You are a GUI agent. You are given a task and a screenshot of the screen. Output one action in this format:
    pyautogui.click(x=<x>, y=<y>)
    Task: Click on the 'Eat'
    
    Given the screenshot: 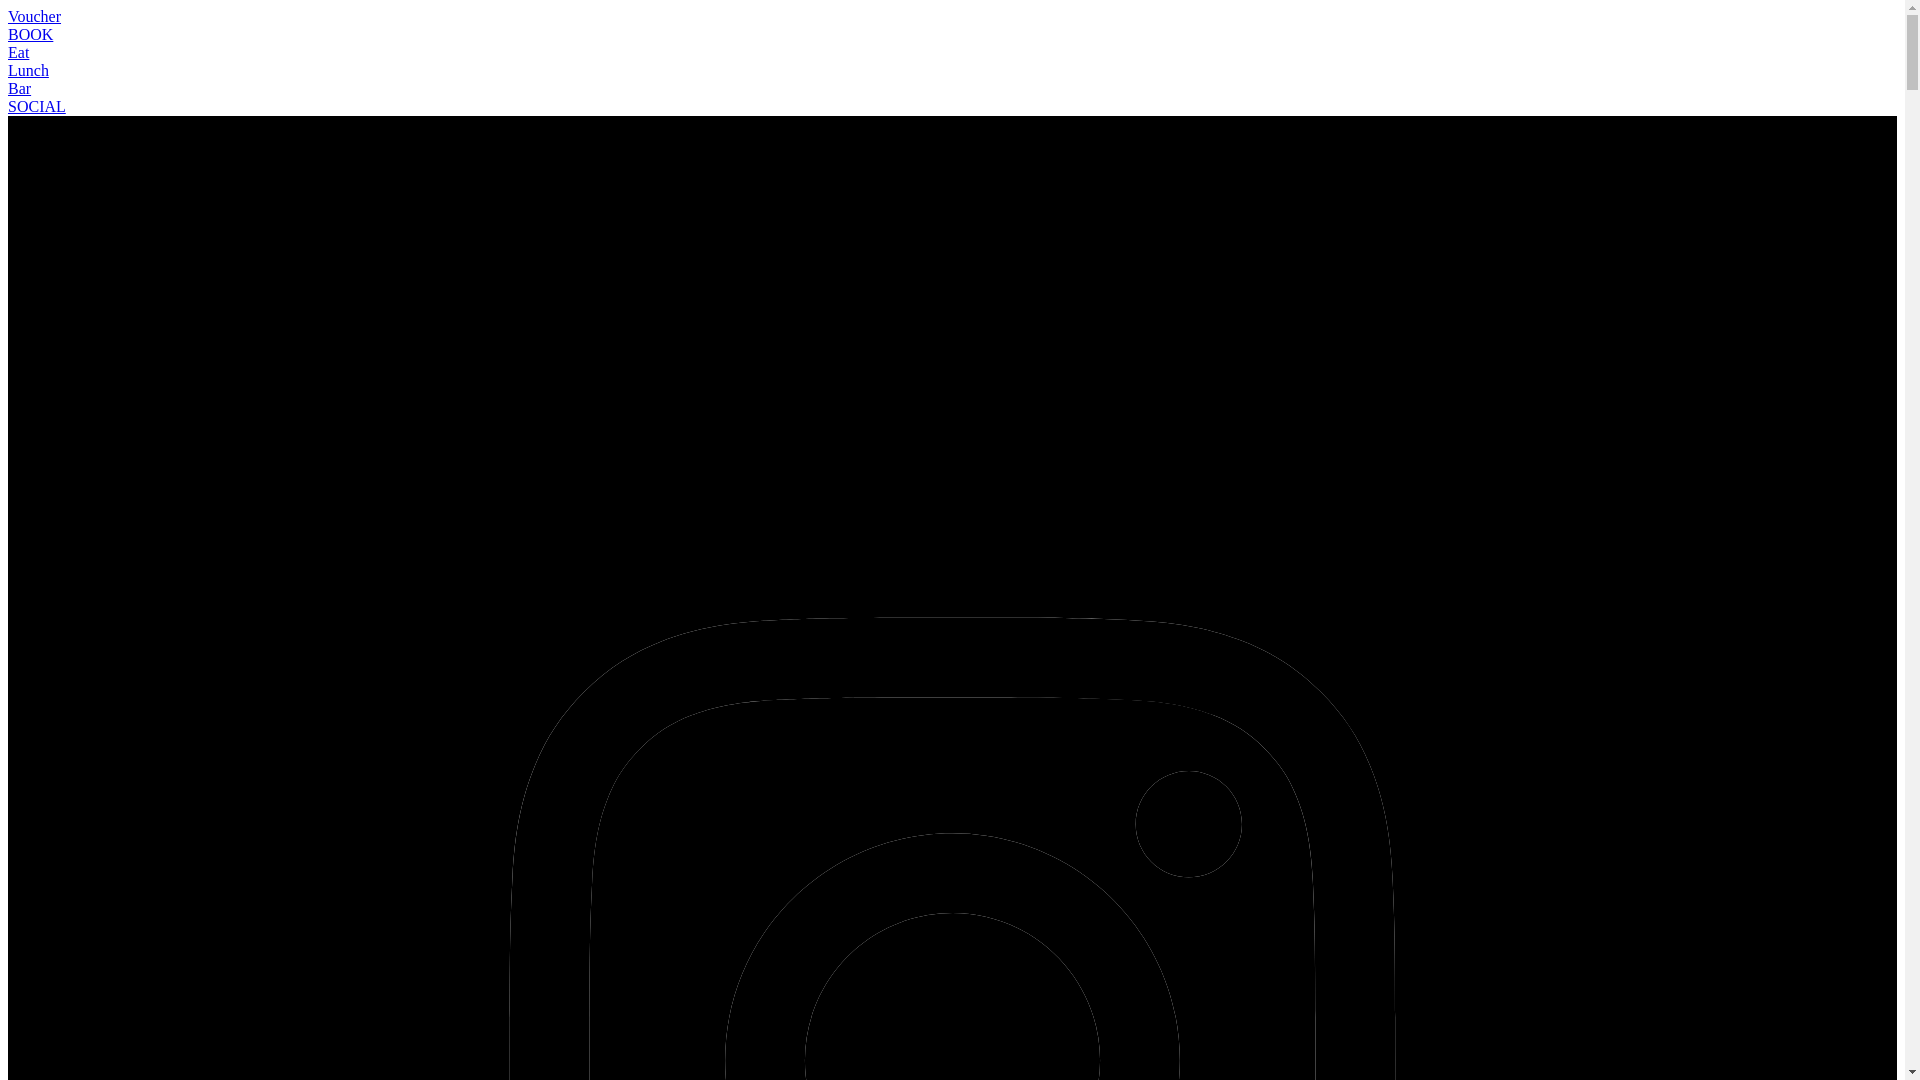 What is the action you would take?
    pyautogui.click(x=18, y=51)
    